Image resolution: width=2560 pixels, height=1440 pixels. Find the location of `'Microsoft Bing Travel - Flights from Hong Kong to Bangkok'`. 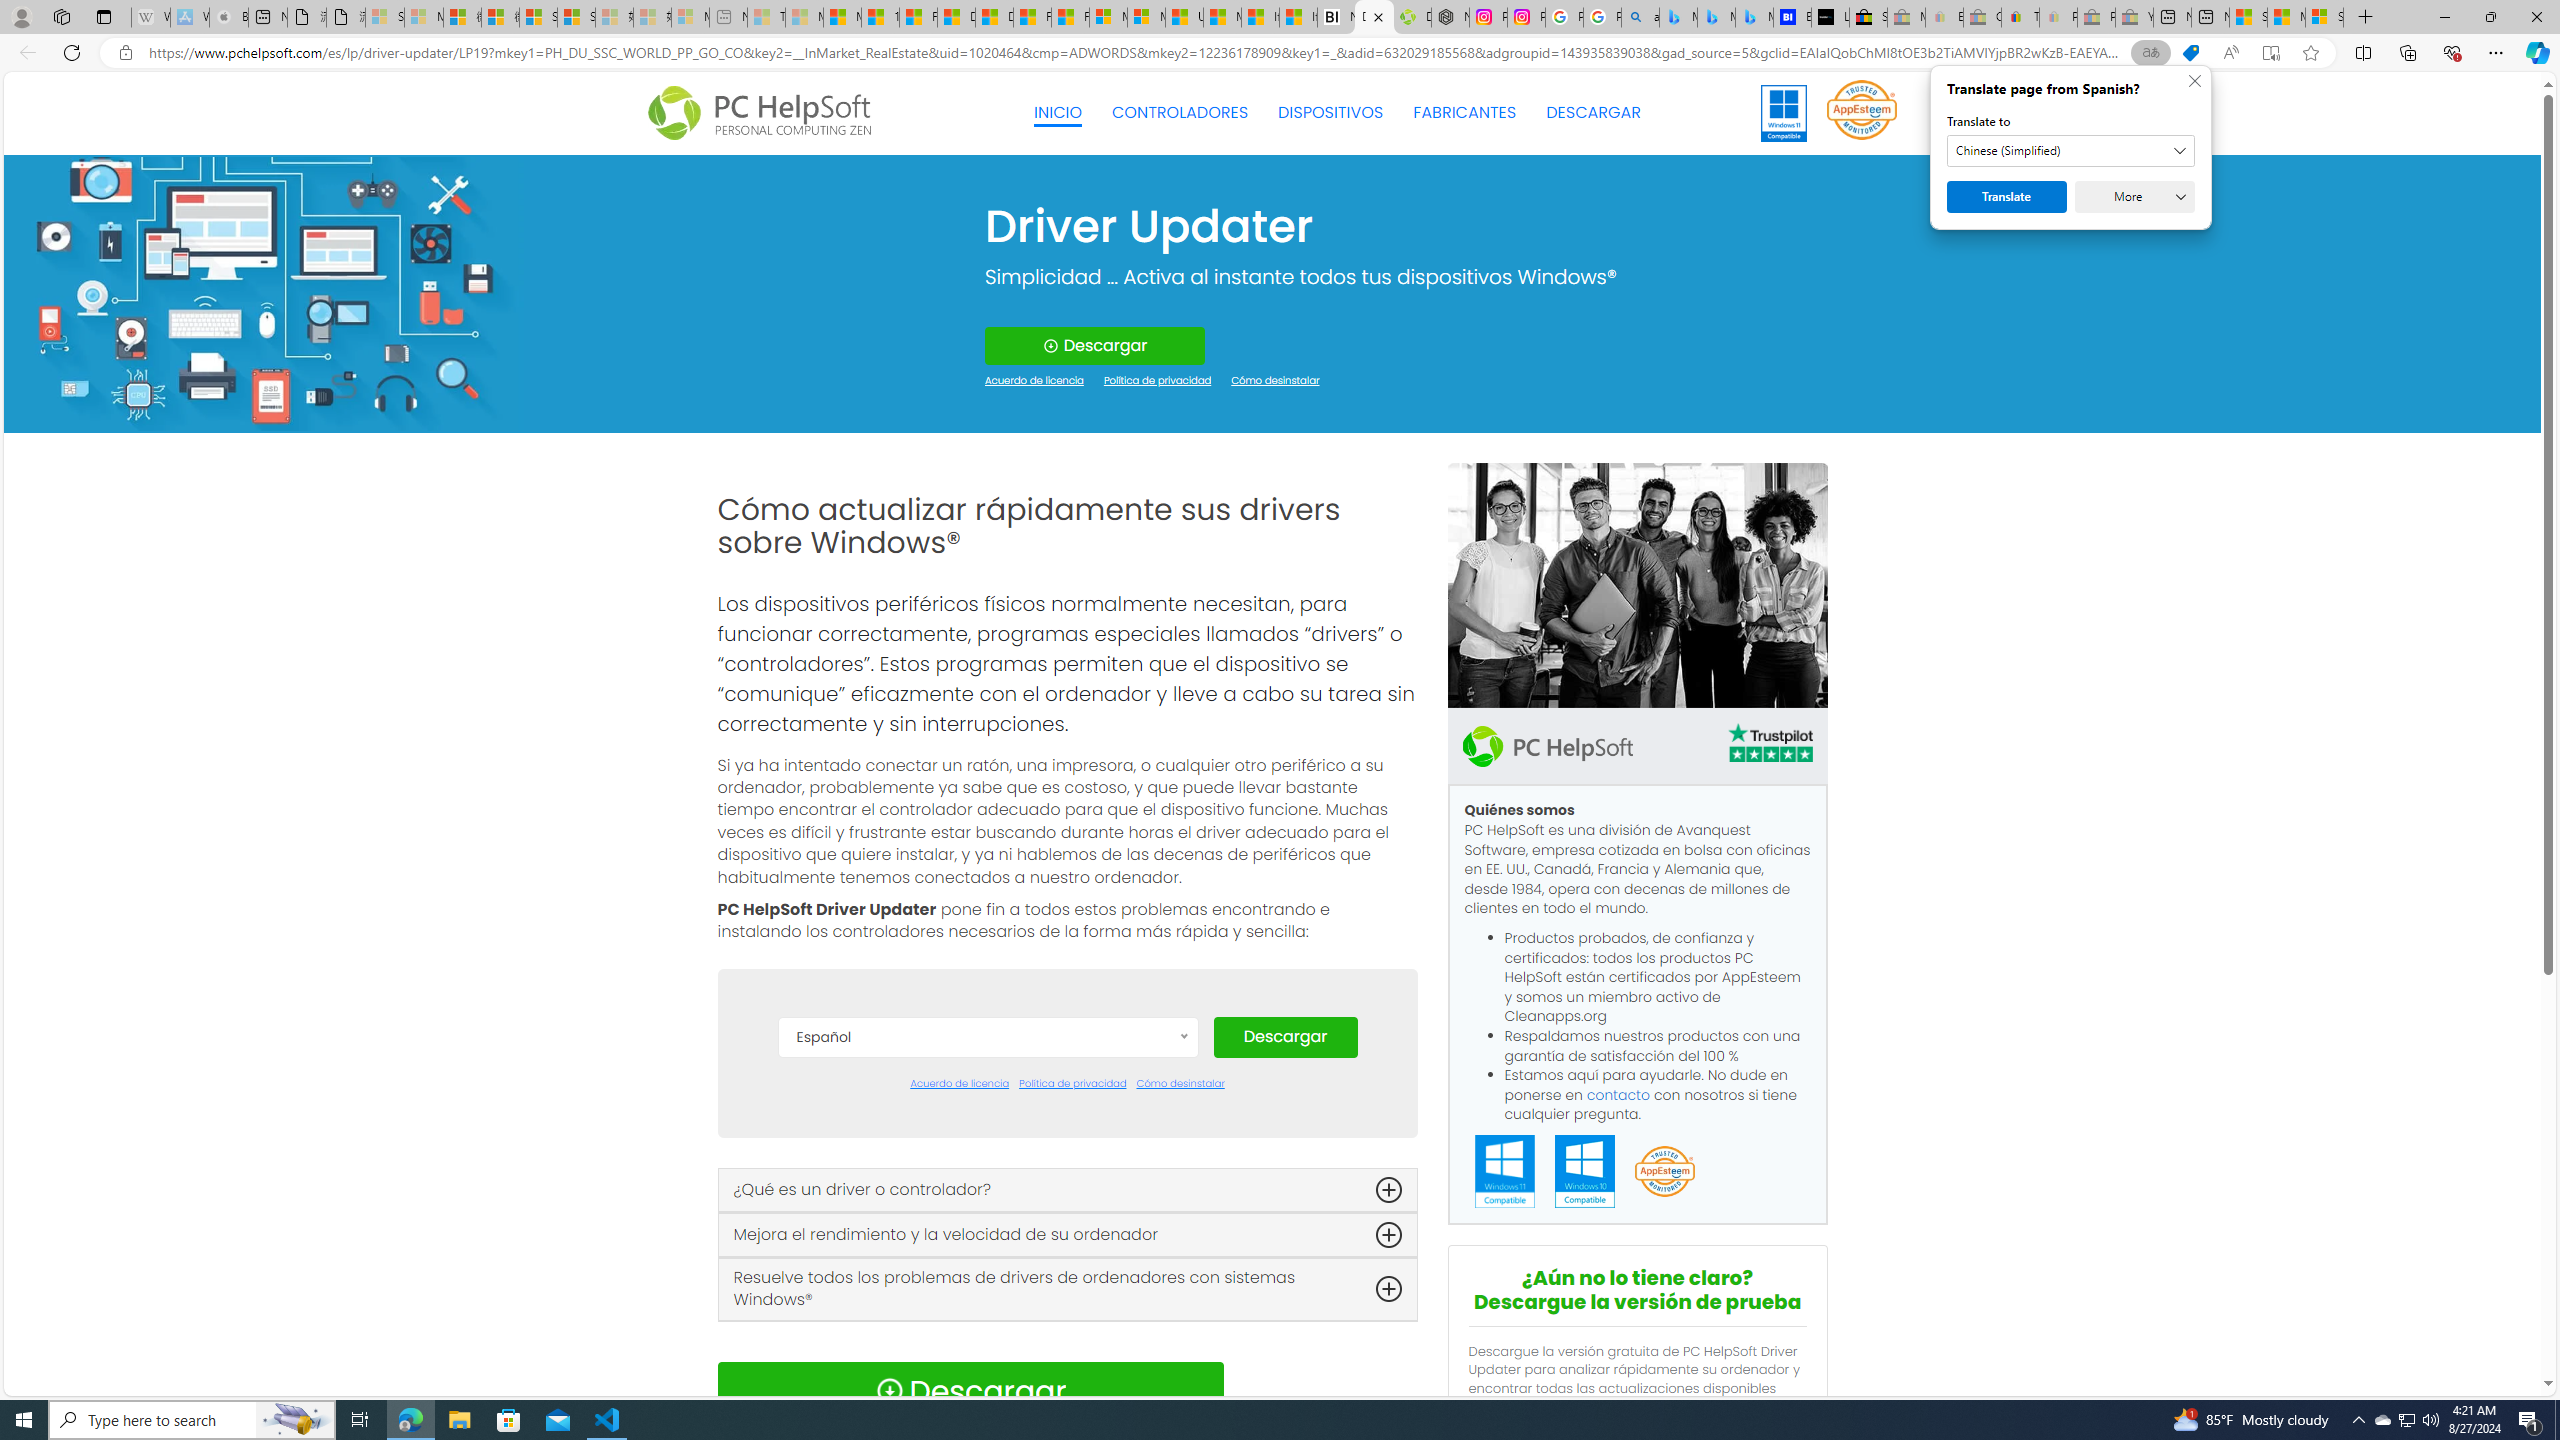

'Microsoft Bing Travel - Flights from Hong Kong to Bangkok' is located at coordinates (1678, 16).